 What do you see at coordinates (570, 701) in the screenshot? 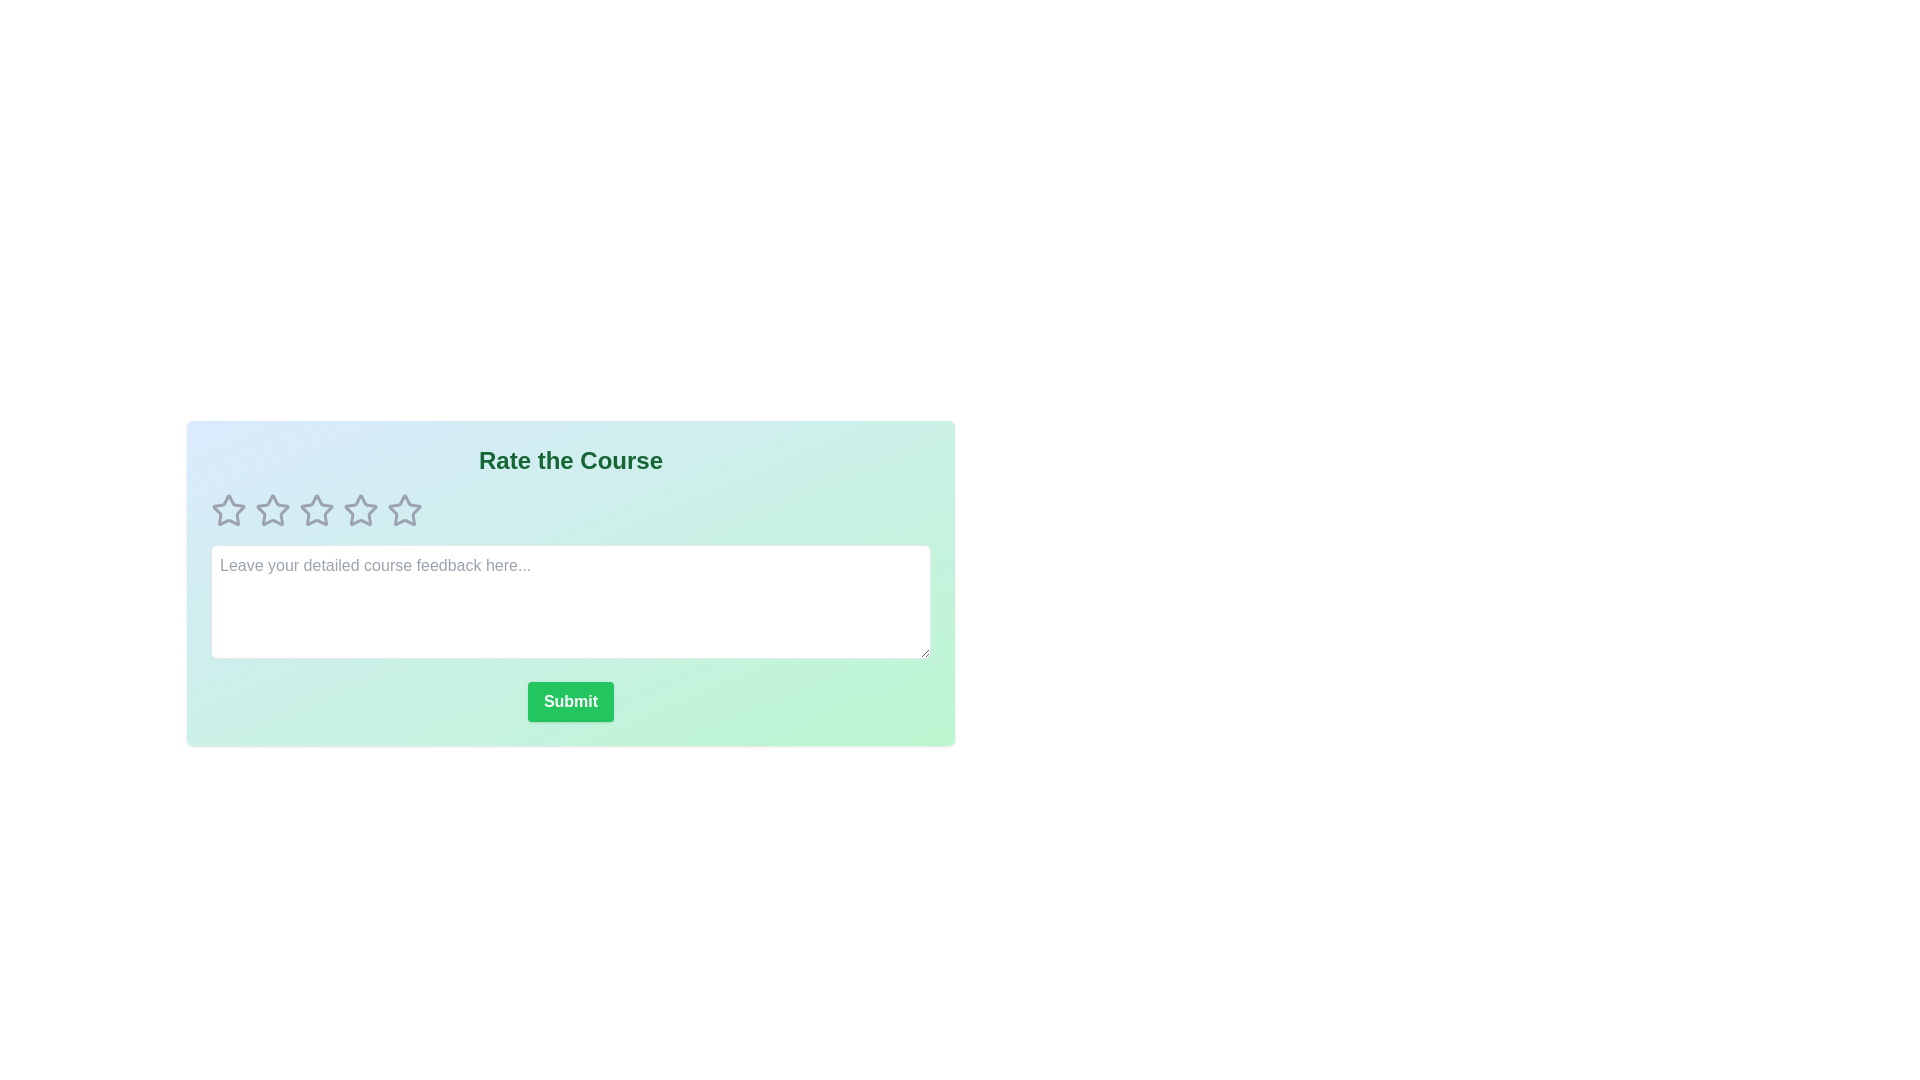
I see `the 'Submit' button to submit the feedback and rating` at bounding box center [570, 701].